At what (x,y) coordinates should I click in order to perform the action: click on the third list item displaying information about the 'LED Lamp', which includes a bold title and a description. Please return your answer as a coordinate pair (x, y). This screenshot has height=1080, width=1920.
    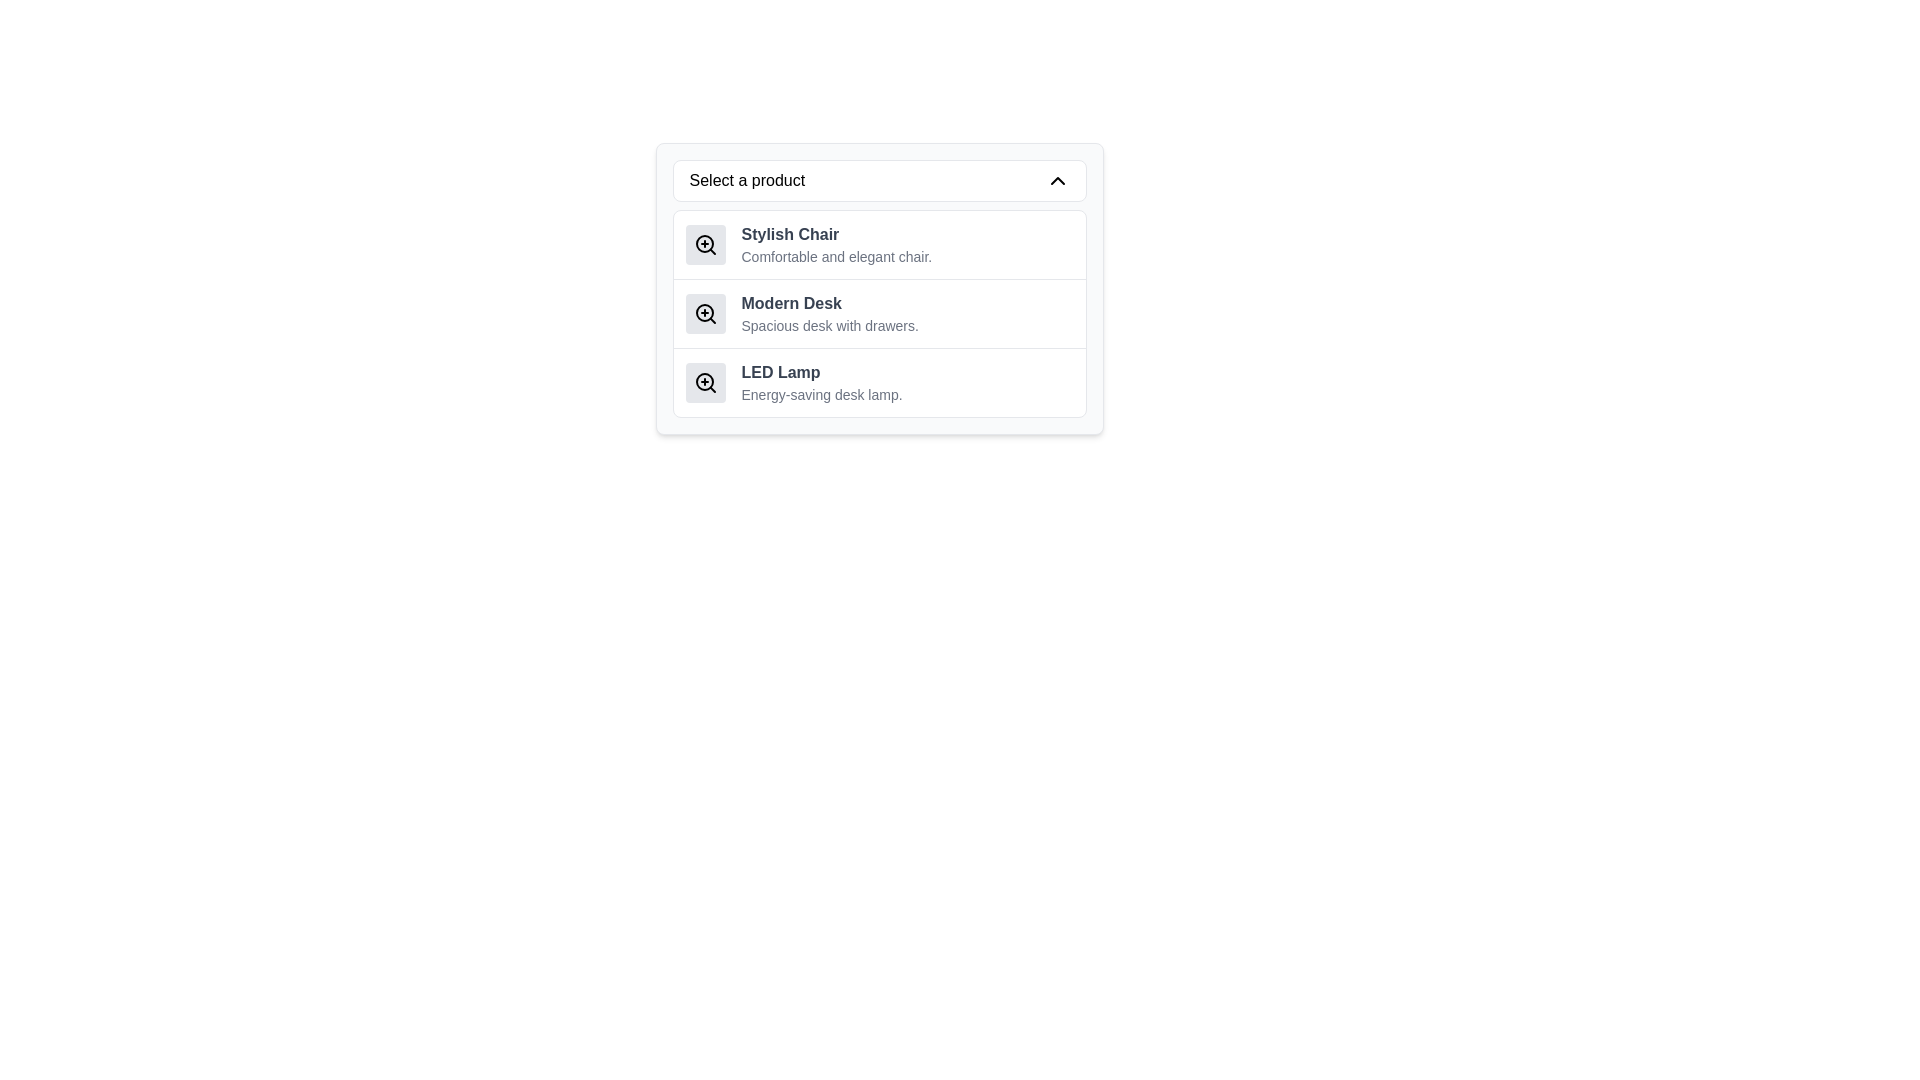
    Looking at the image, I should click on (879, 382).